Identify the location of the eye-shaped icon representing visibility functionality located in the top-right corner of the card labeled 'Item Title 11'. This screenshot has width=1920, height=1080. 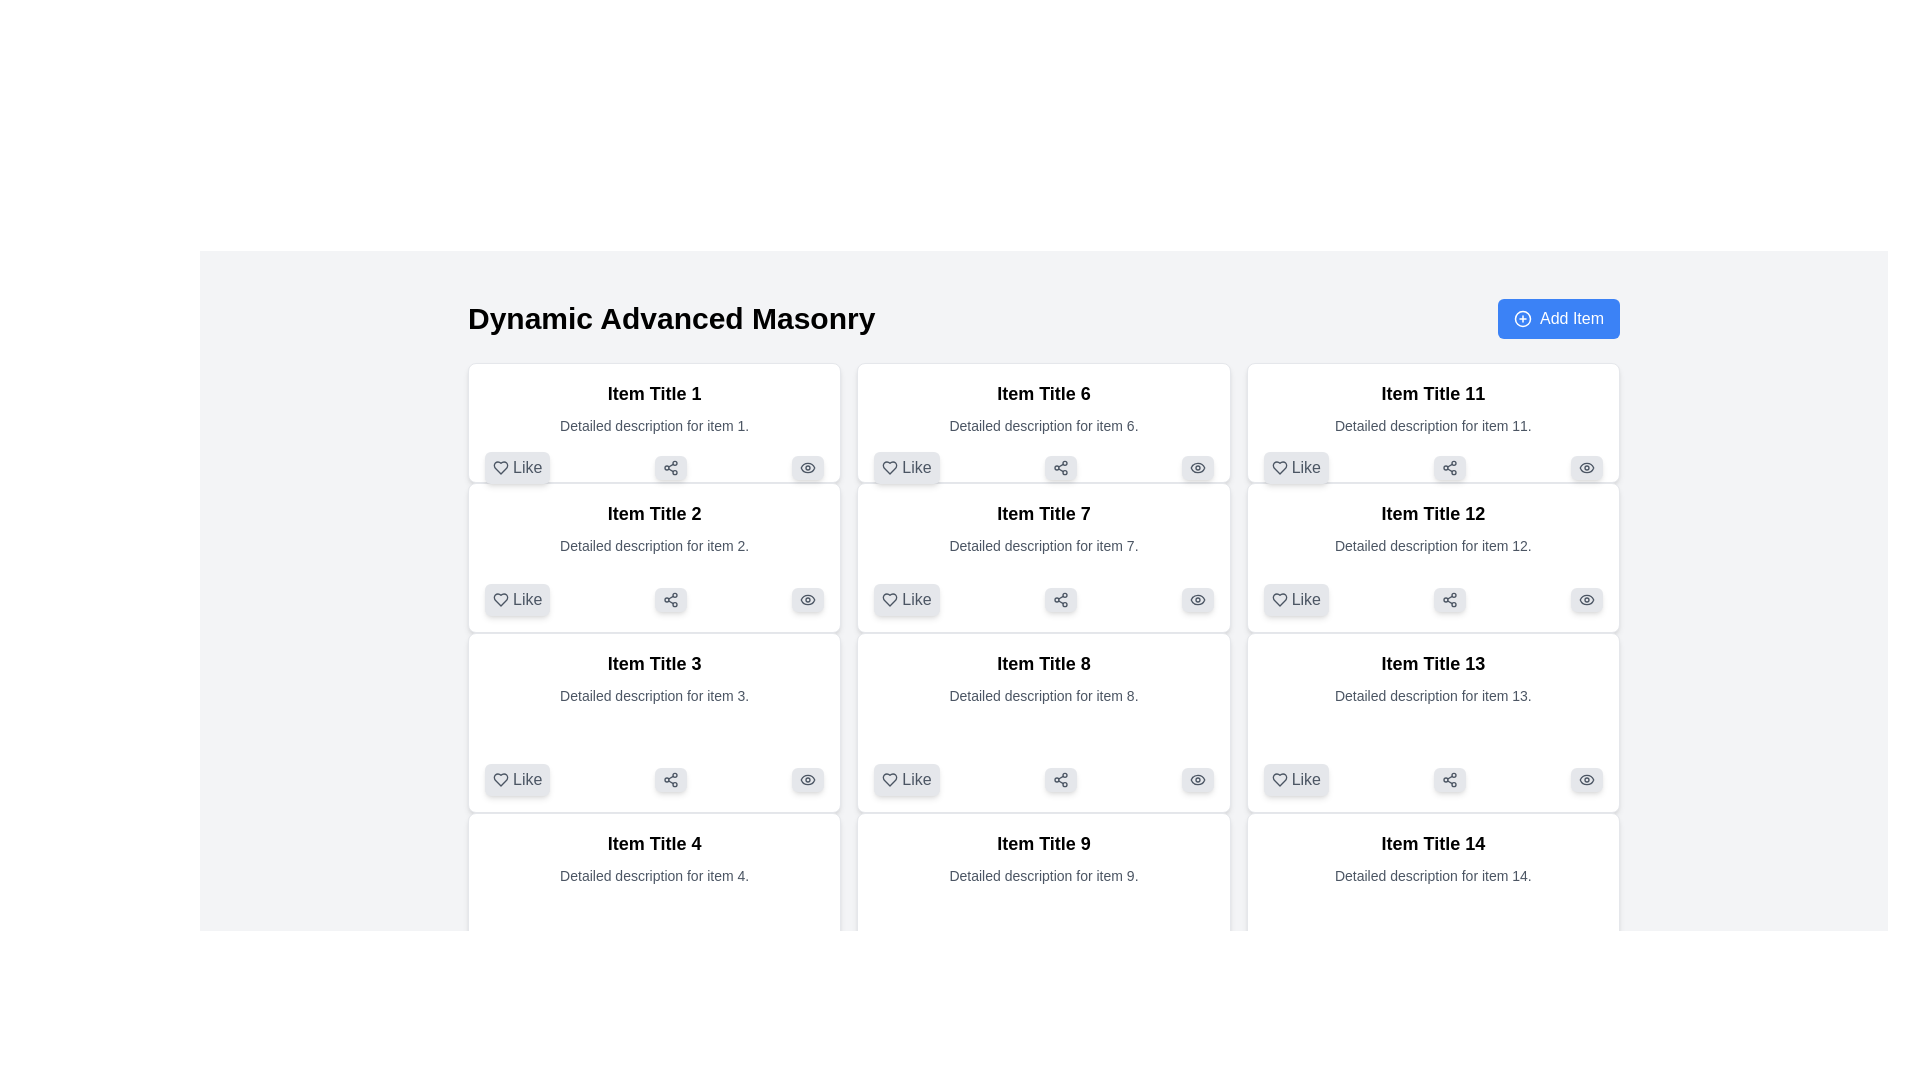
(1586, 467).